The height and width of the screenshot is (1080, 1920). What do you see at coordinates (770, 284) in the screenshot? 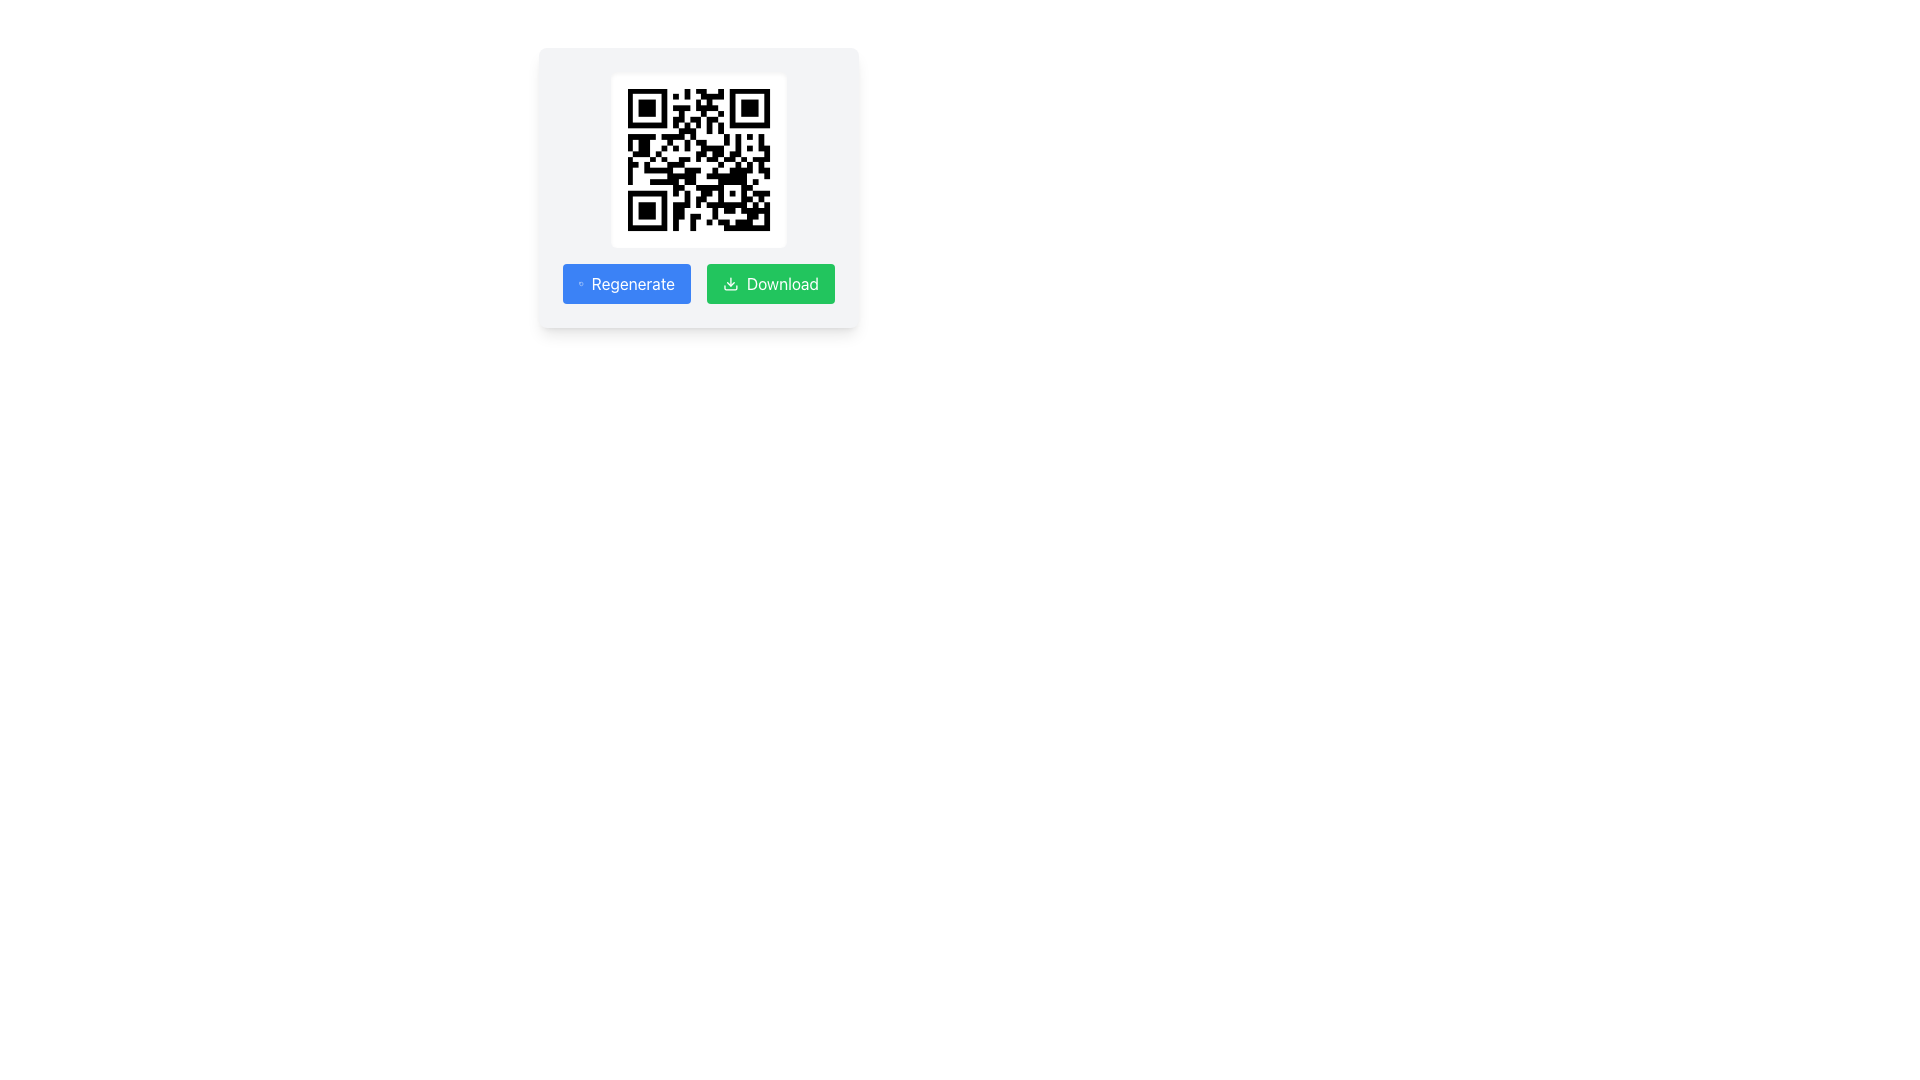
I see `the green 'Download' button with rounded corners and a download icon` at bounding box center [770, 284].